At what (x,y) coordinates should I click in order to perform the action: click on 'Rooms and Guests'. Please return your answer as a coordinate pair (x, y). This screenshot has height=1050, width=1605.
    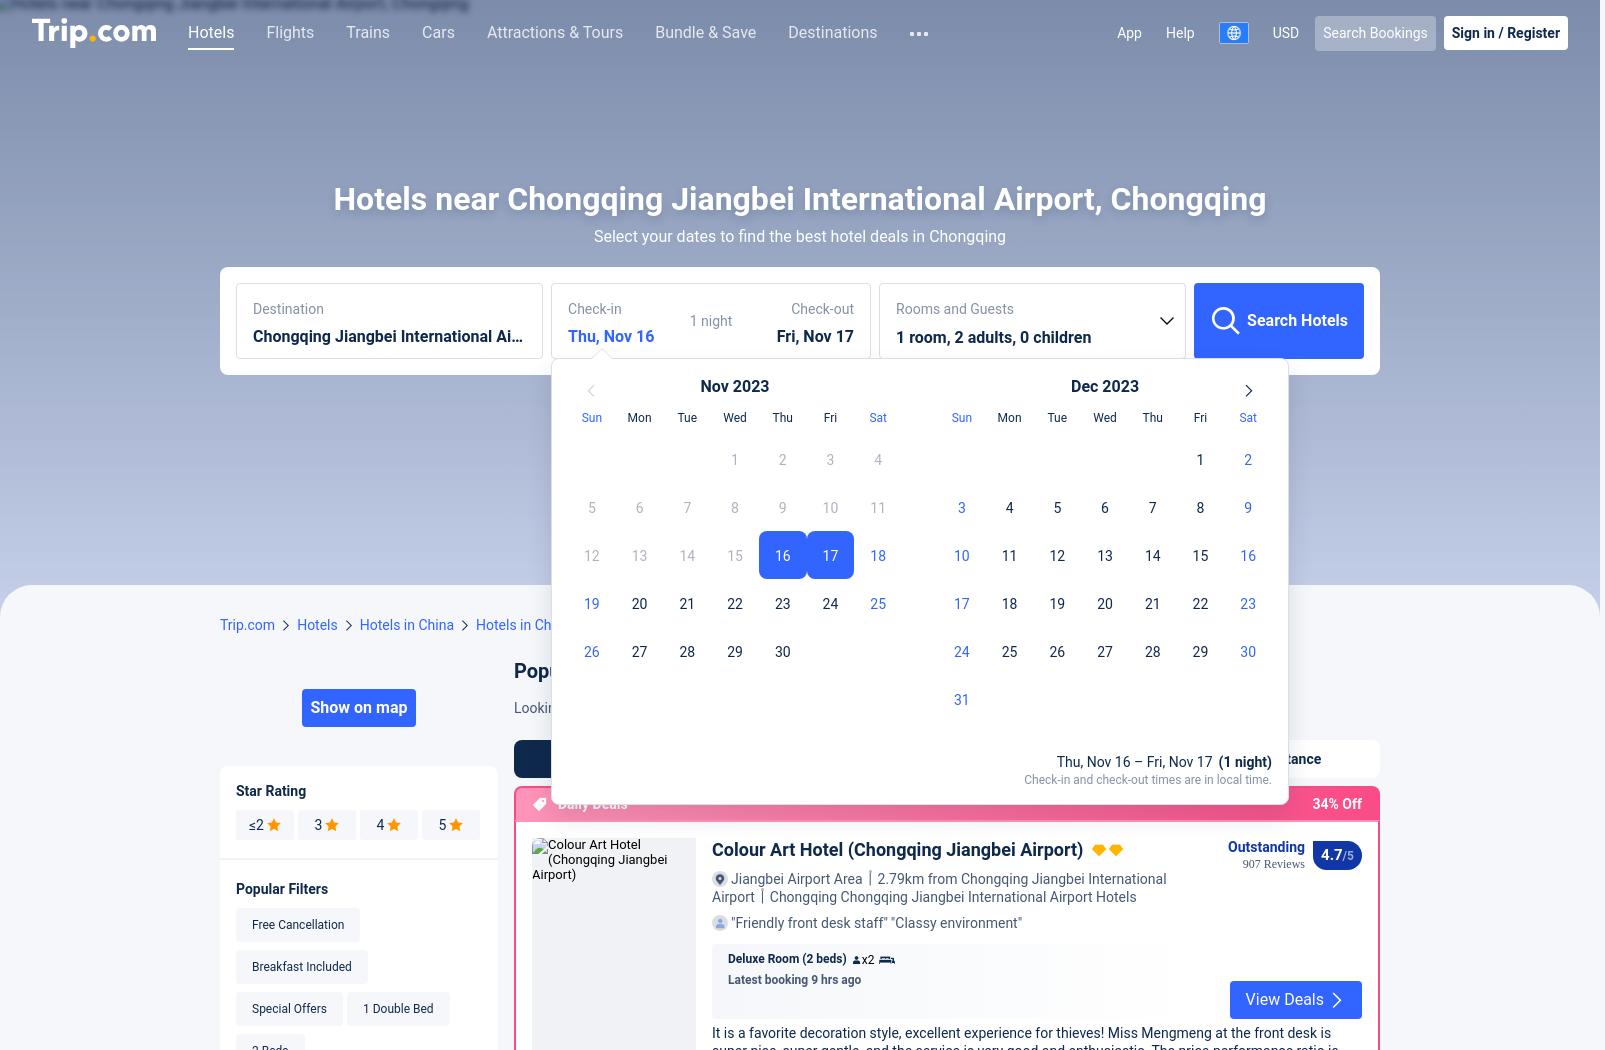
    Looking at the image, I should click on (953, 618).